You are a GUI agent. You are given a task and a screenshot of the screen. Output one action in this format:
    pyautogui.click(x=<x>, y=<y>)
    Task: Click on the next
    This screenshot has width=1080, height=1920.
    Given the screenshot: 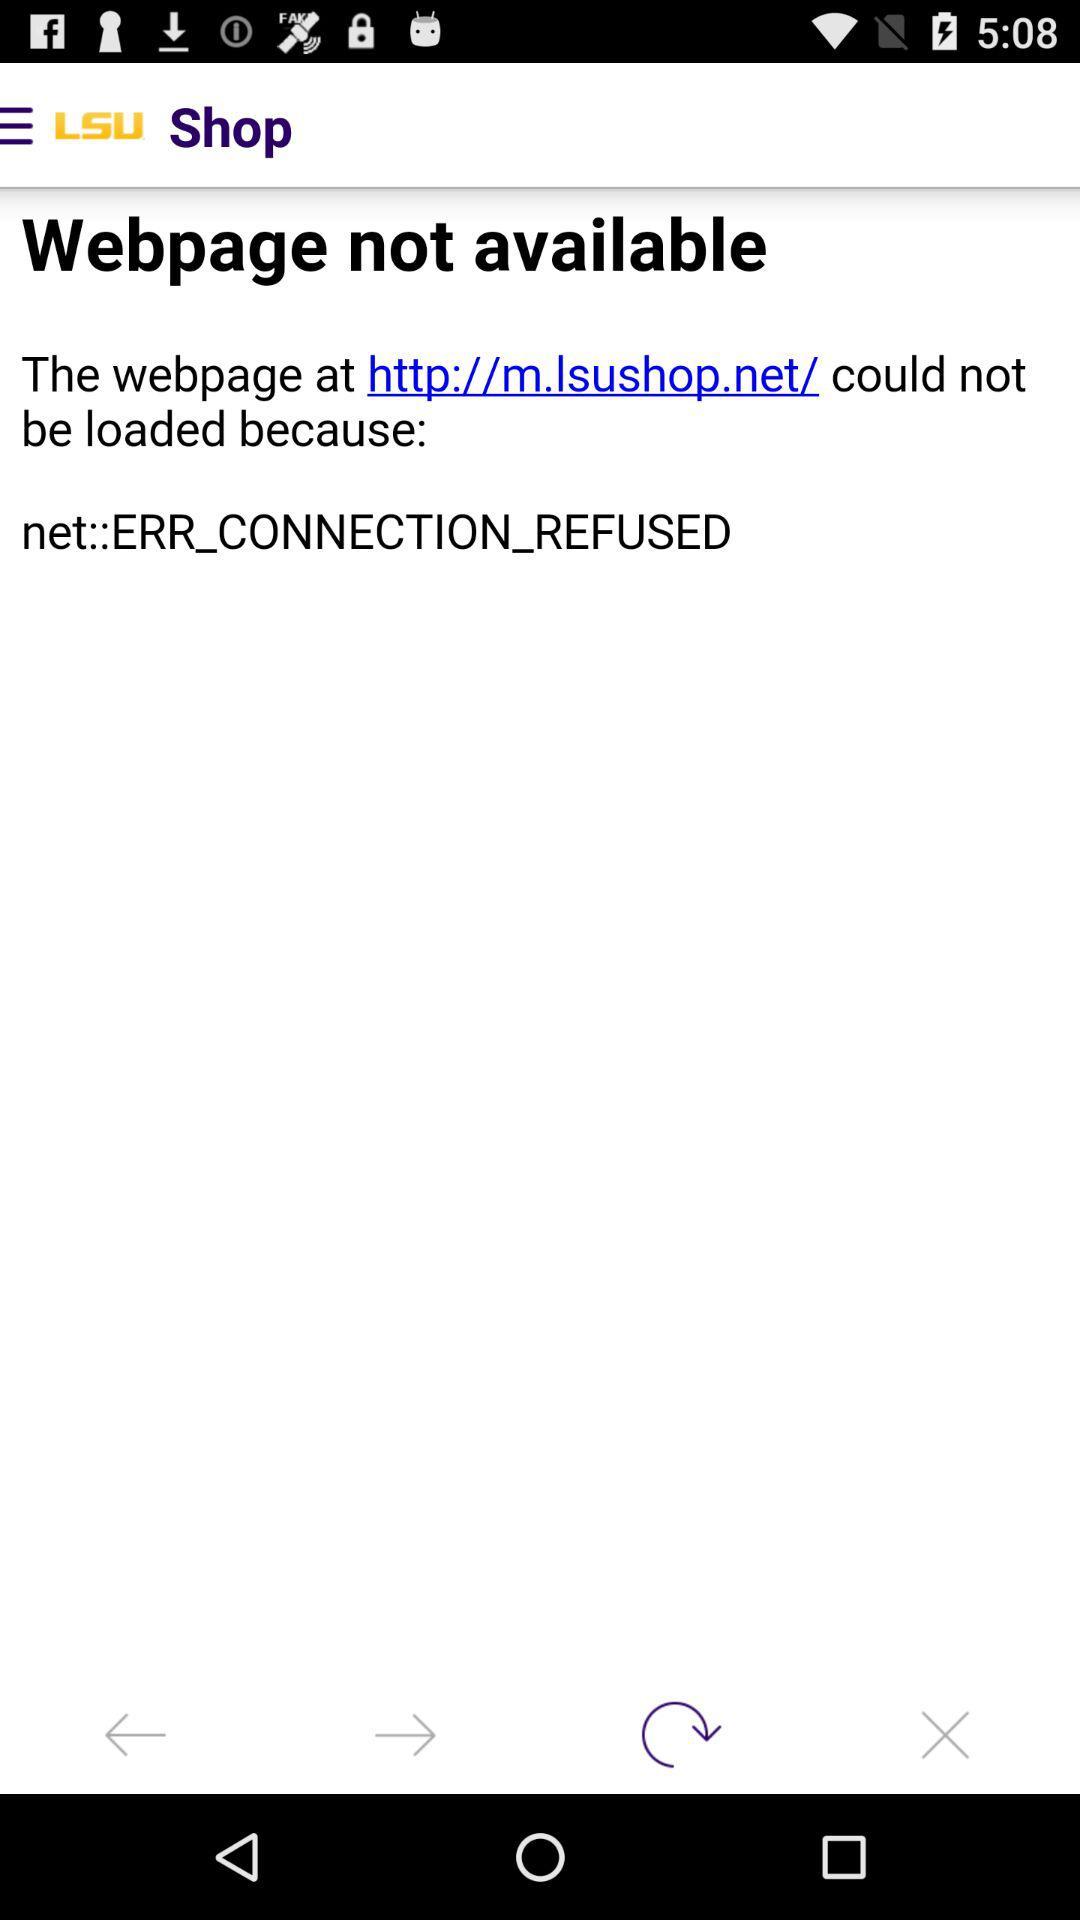 What is the action you would take?
    pyautogui.click(x=405, y=1733)
    